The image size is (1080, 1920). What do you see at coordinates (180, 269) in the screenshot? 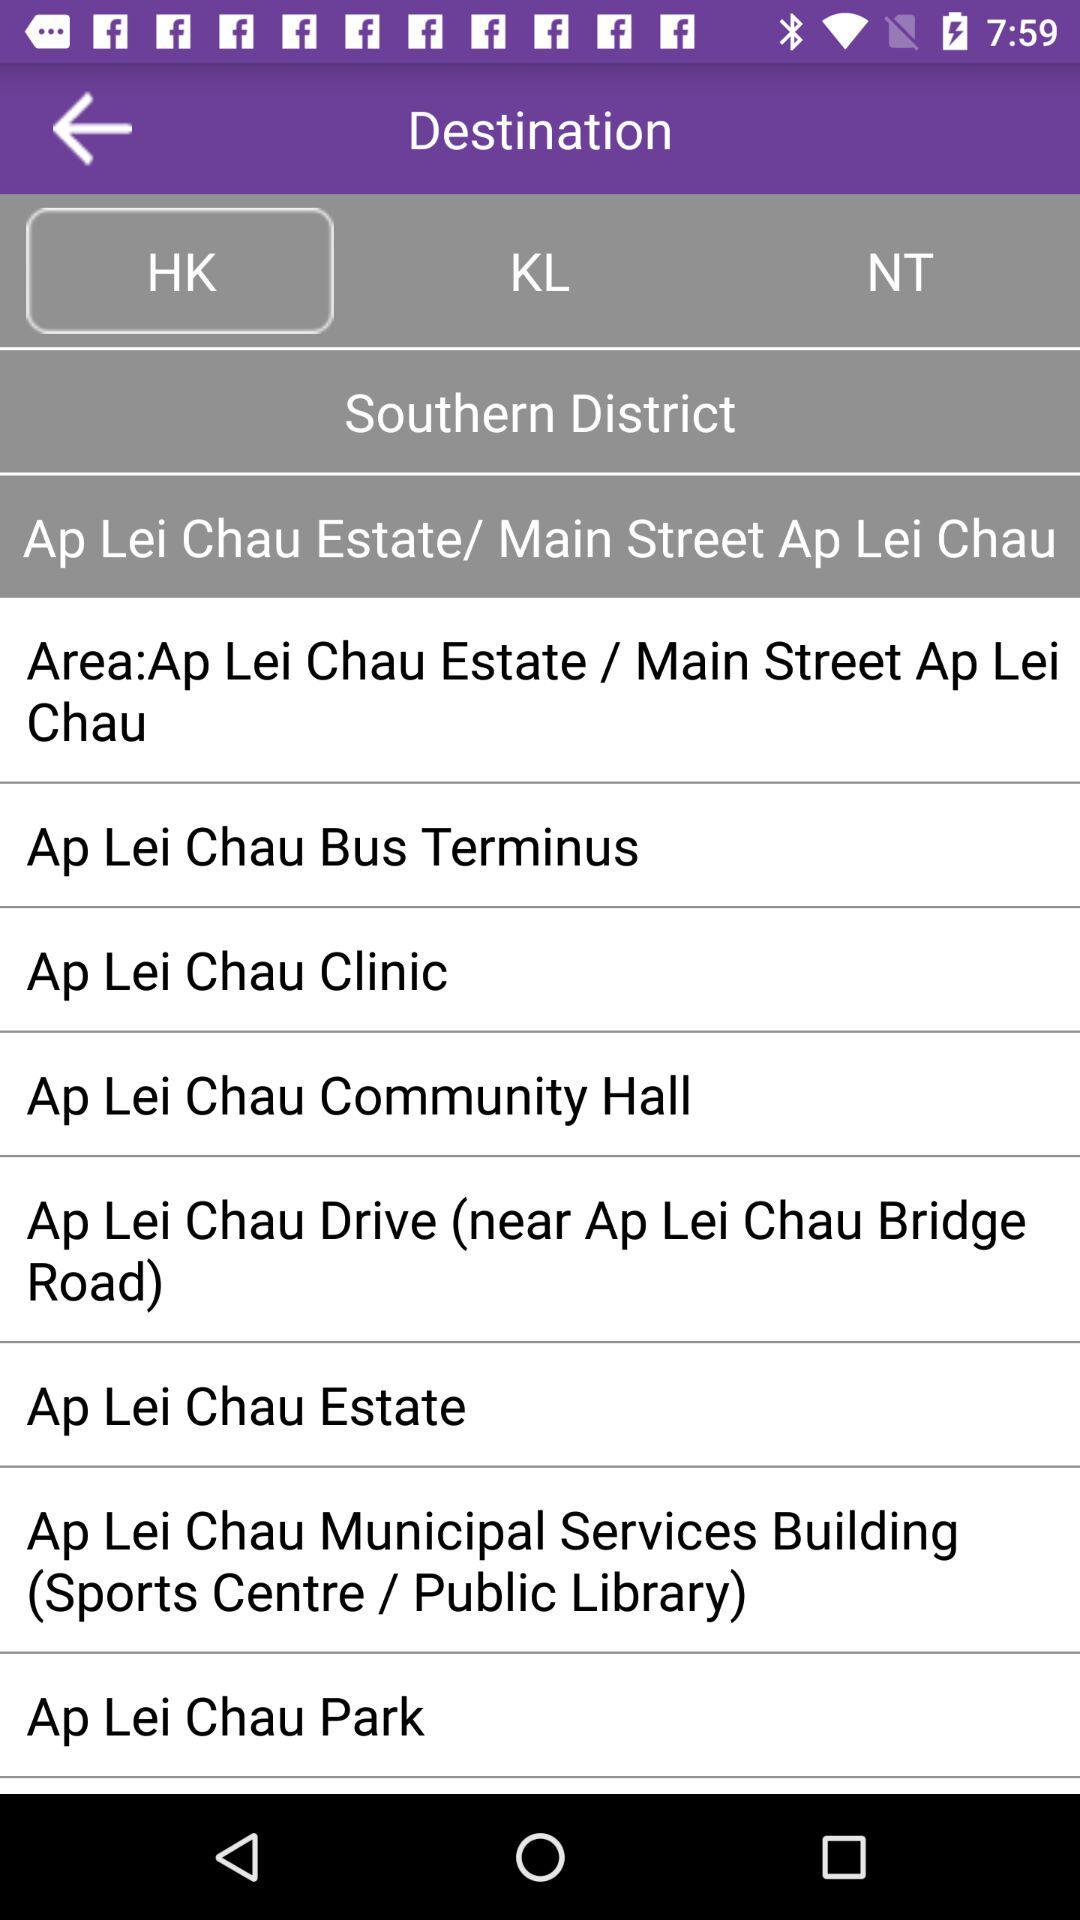
I see `button next to the kl icon` at bounding box center [180, 269].